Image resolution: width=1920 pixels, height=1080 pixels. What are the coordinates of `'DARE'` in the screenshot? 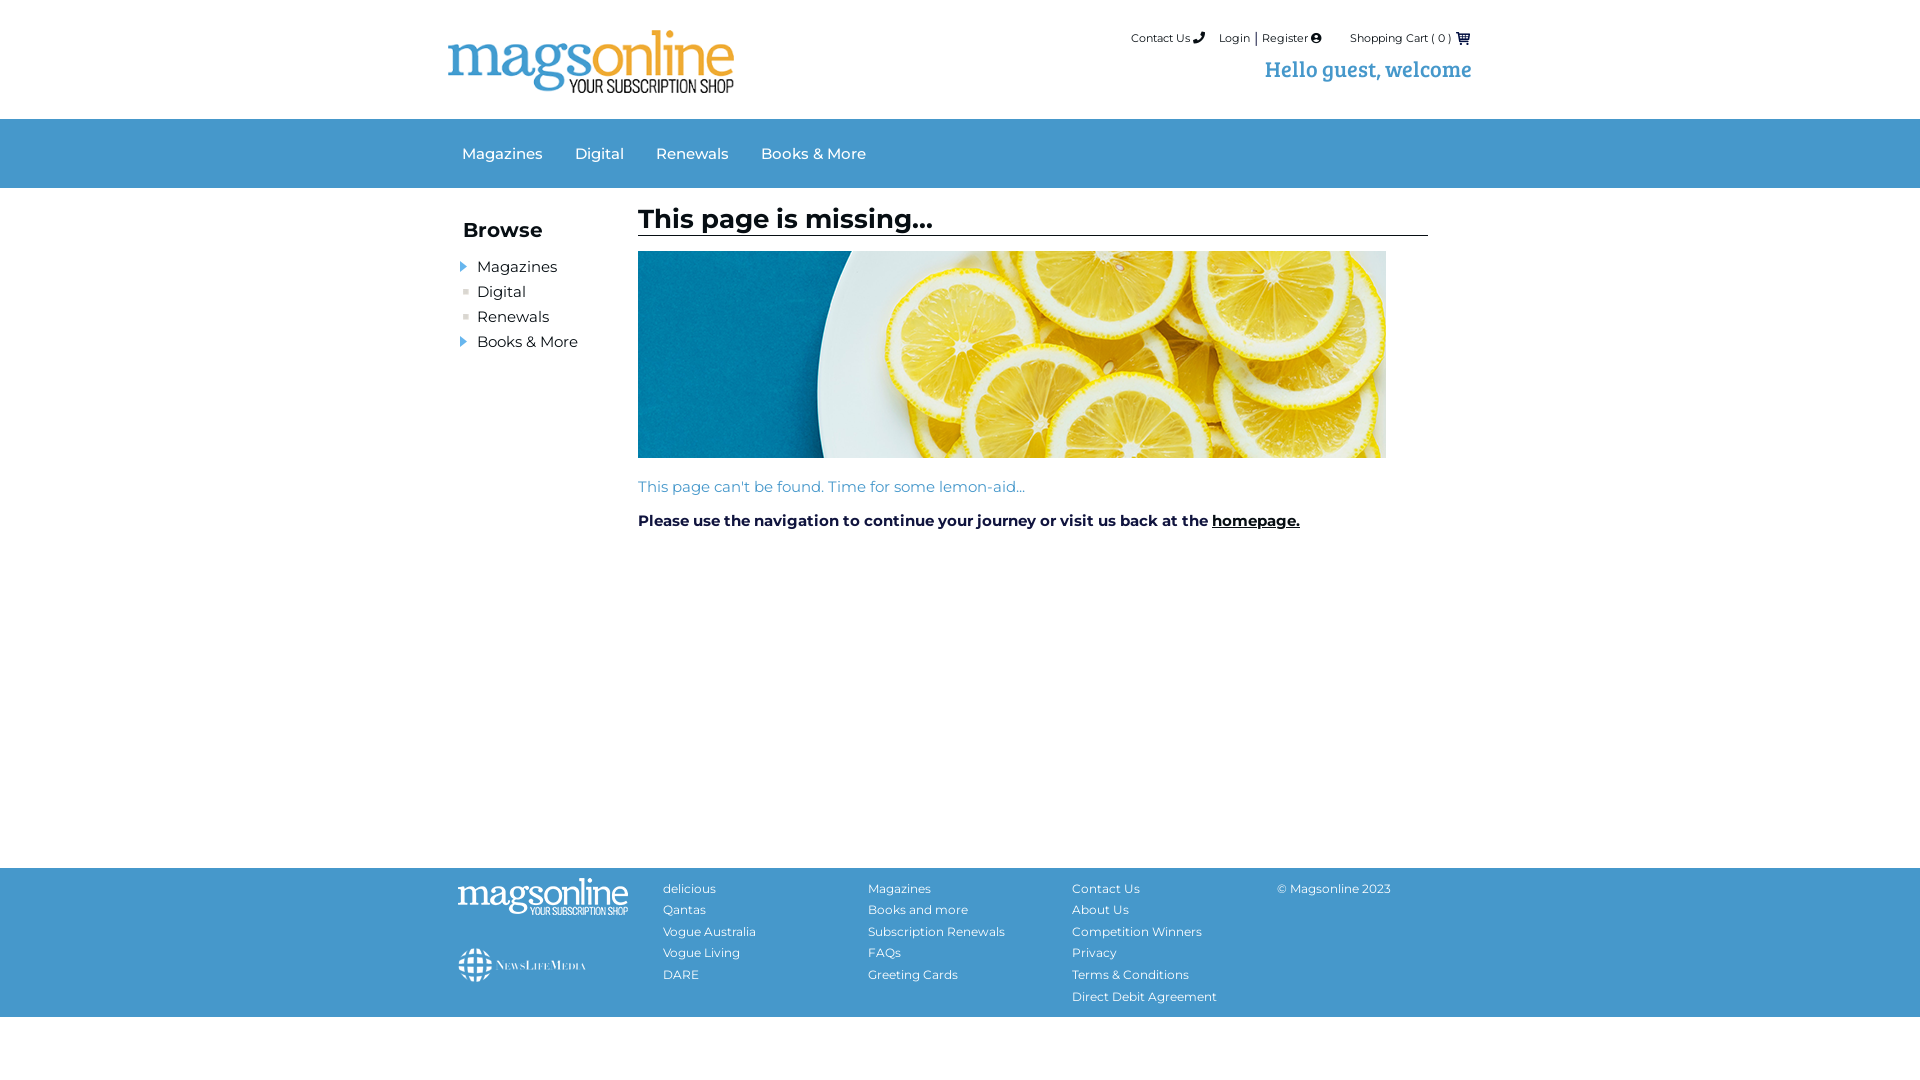 It's located at (681, 973).